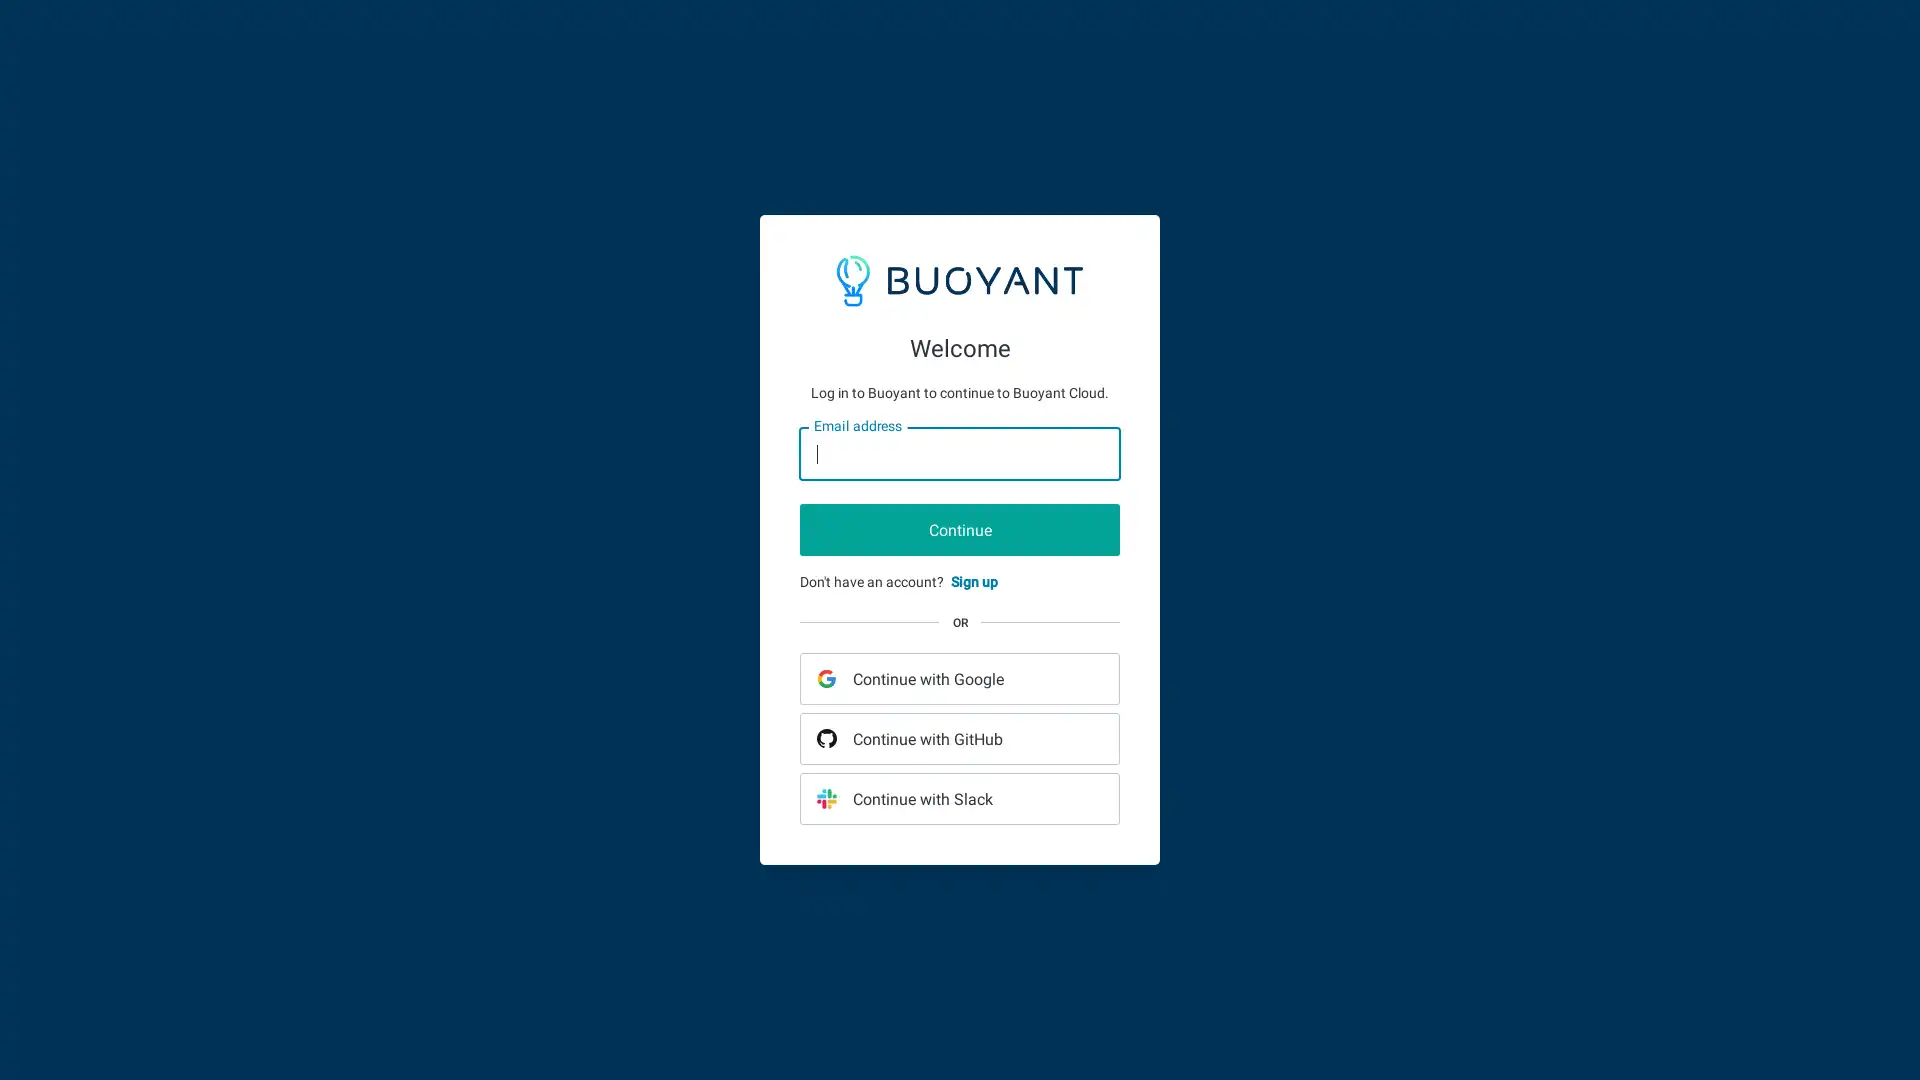 The width and height of the screenshot is (1920, 1080). What do you see at coordinates (960, 528) in the screenshot?
I see `Continue` at bounding box center [960, 528].